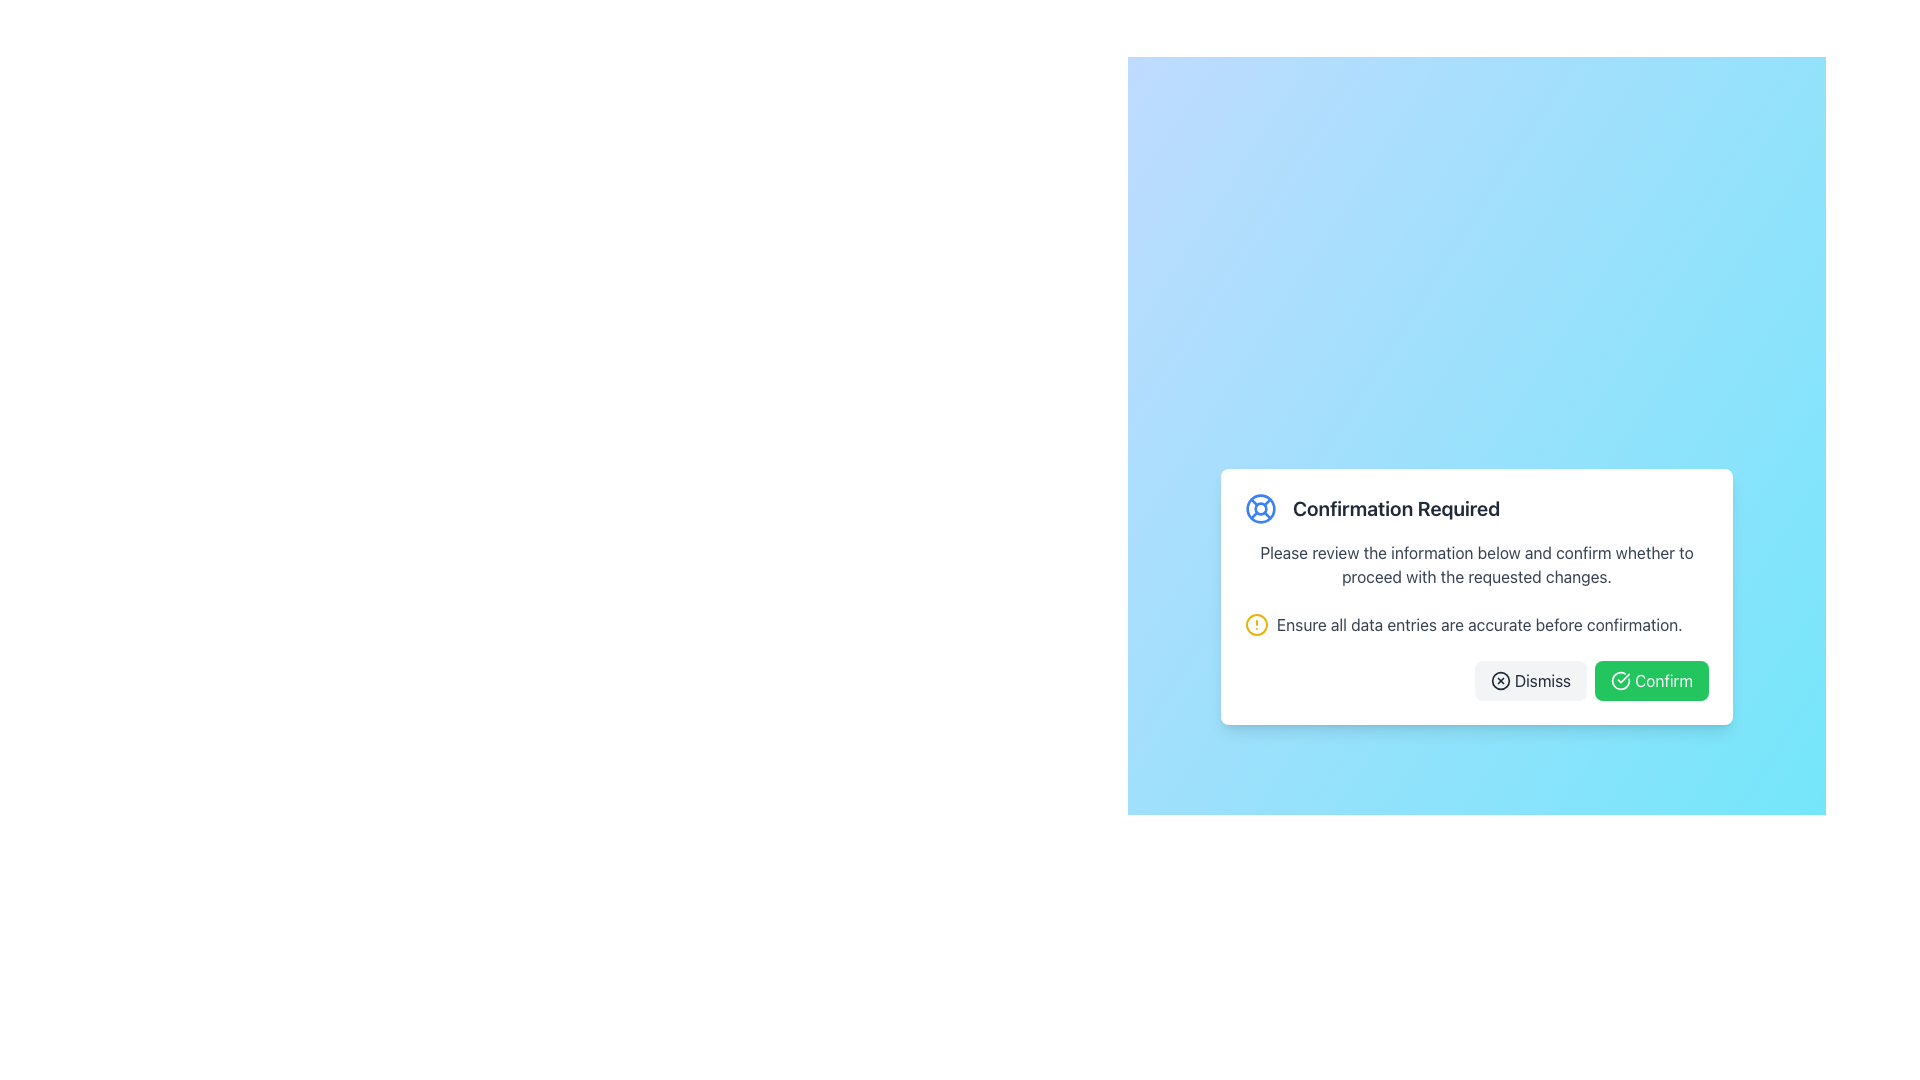 The width and height of the screenshot is (1920, 1080). I want to click on the central circular shape of the blue and white lifebuoy icon located in the top-left corner of the confirmation message box, so click(1260, 507).